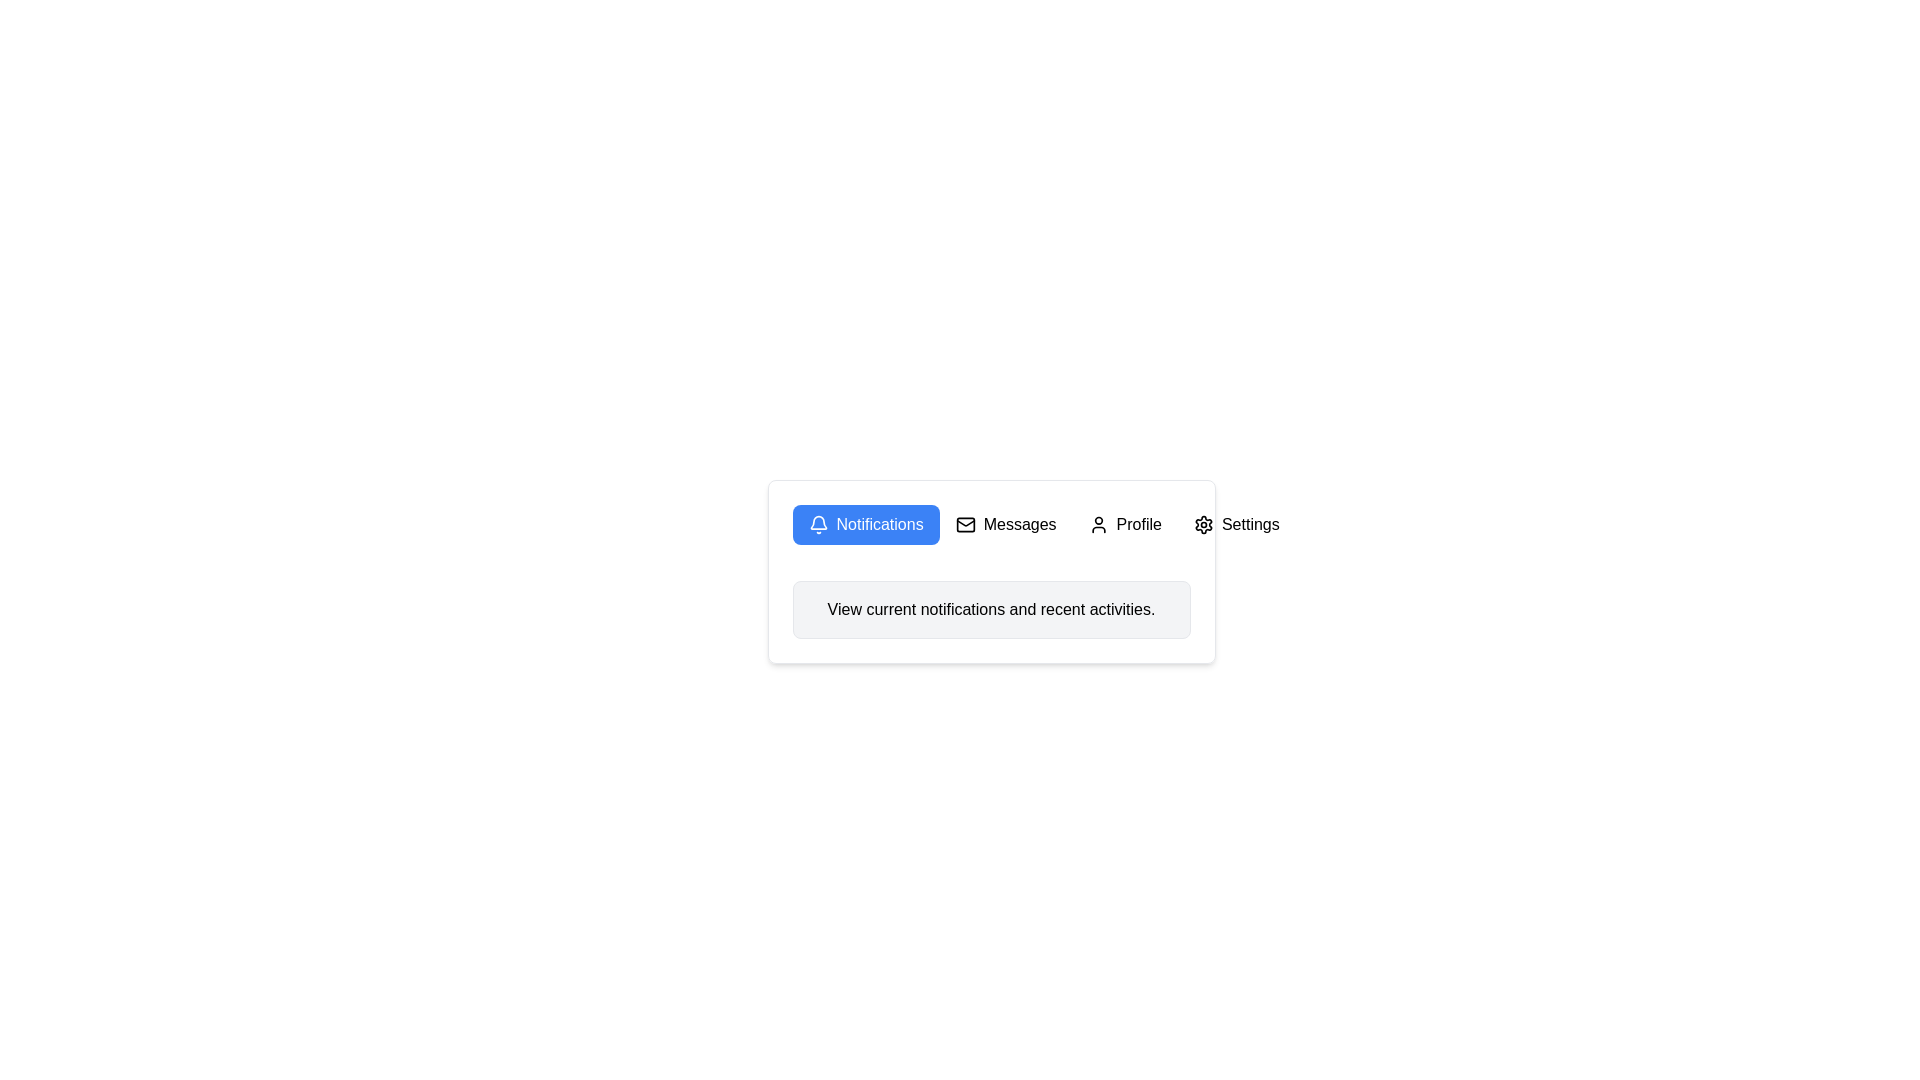 The height and width of the screenshot is (1080, 1920). What do you see at coordinates (1020, 523) in the screenshot?
I see `the 'Messages' text label in the horizontal navigation menu` at bounding box center [1020, 523].